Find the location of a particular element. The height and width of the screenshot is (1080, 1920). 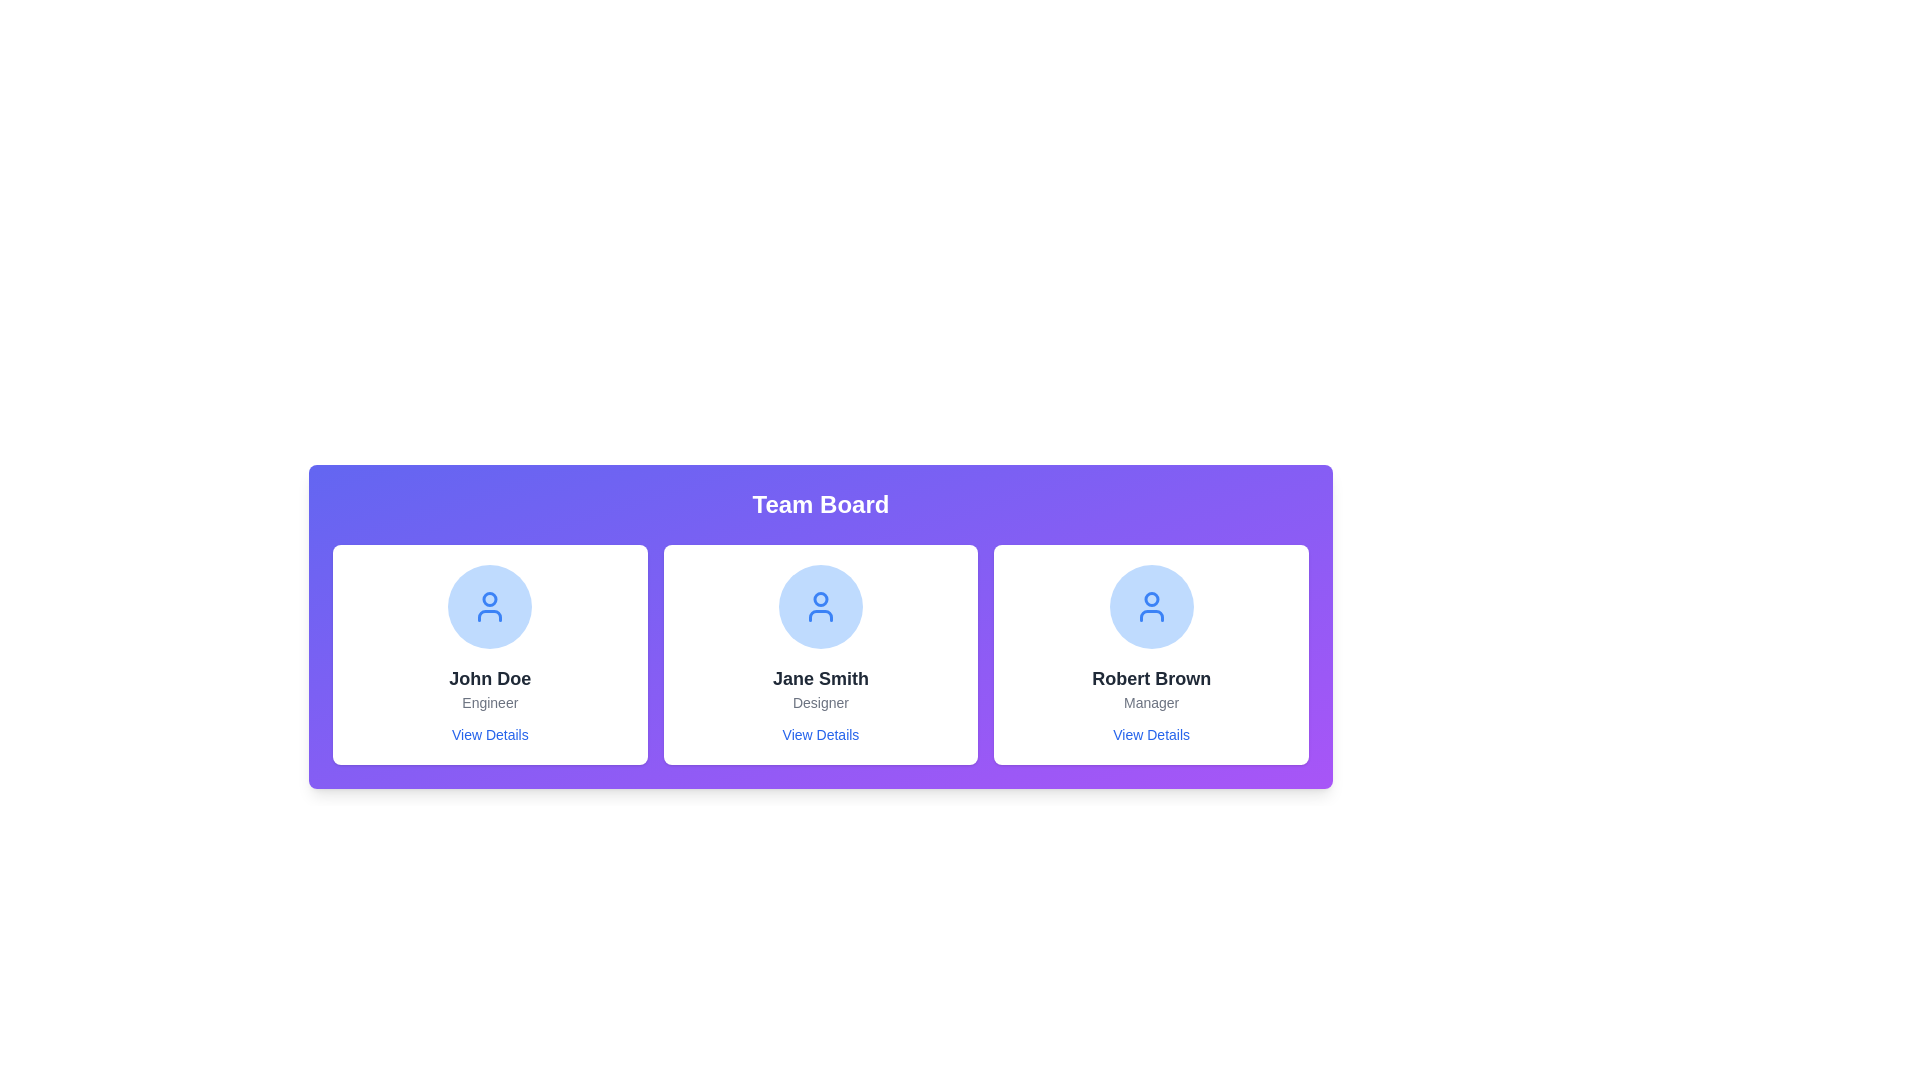

the user profile icon representing 'Jane Smith Designer' for inspection using developer tools is located at coordinates (820, 605).